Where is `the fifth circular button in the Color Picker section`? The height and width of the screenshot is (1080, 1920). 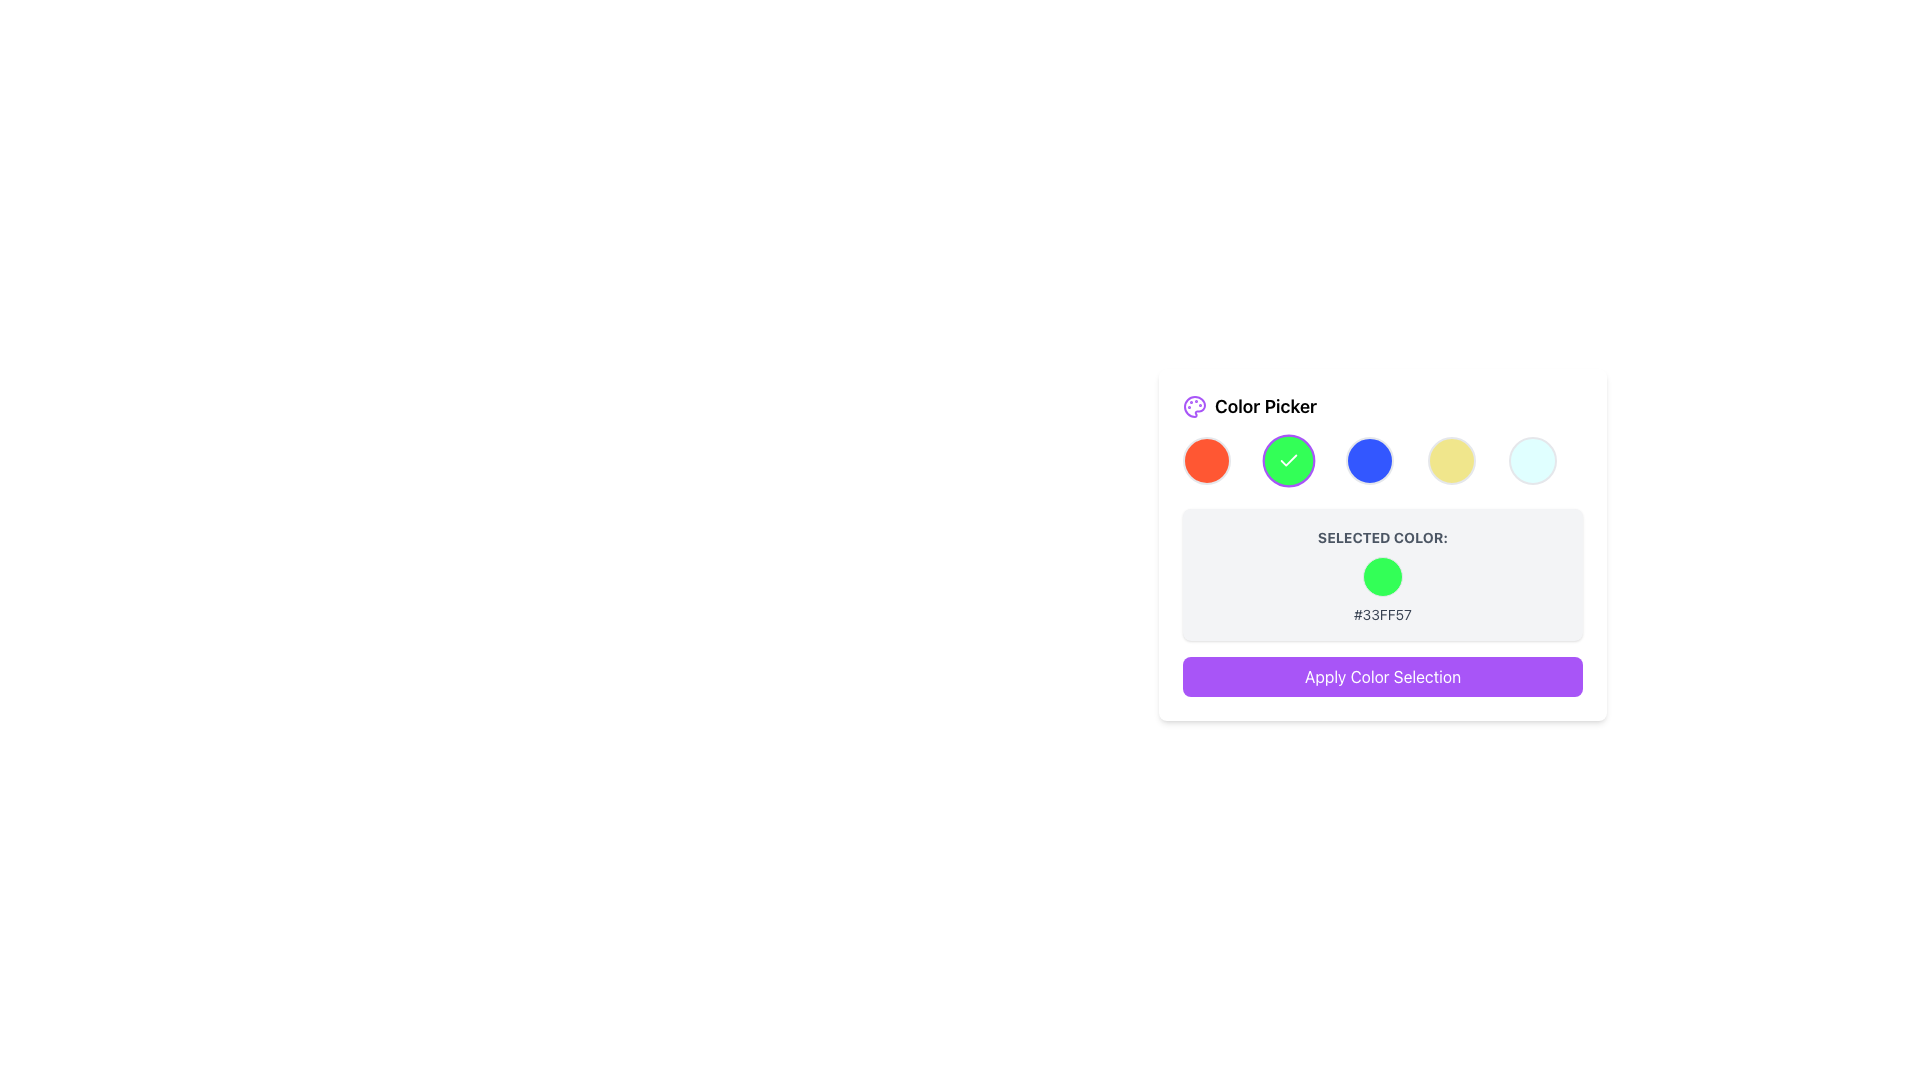 the fifth circular button in the Color Picker section is located at coordinates (1451, 461).